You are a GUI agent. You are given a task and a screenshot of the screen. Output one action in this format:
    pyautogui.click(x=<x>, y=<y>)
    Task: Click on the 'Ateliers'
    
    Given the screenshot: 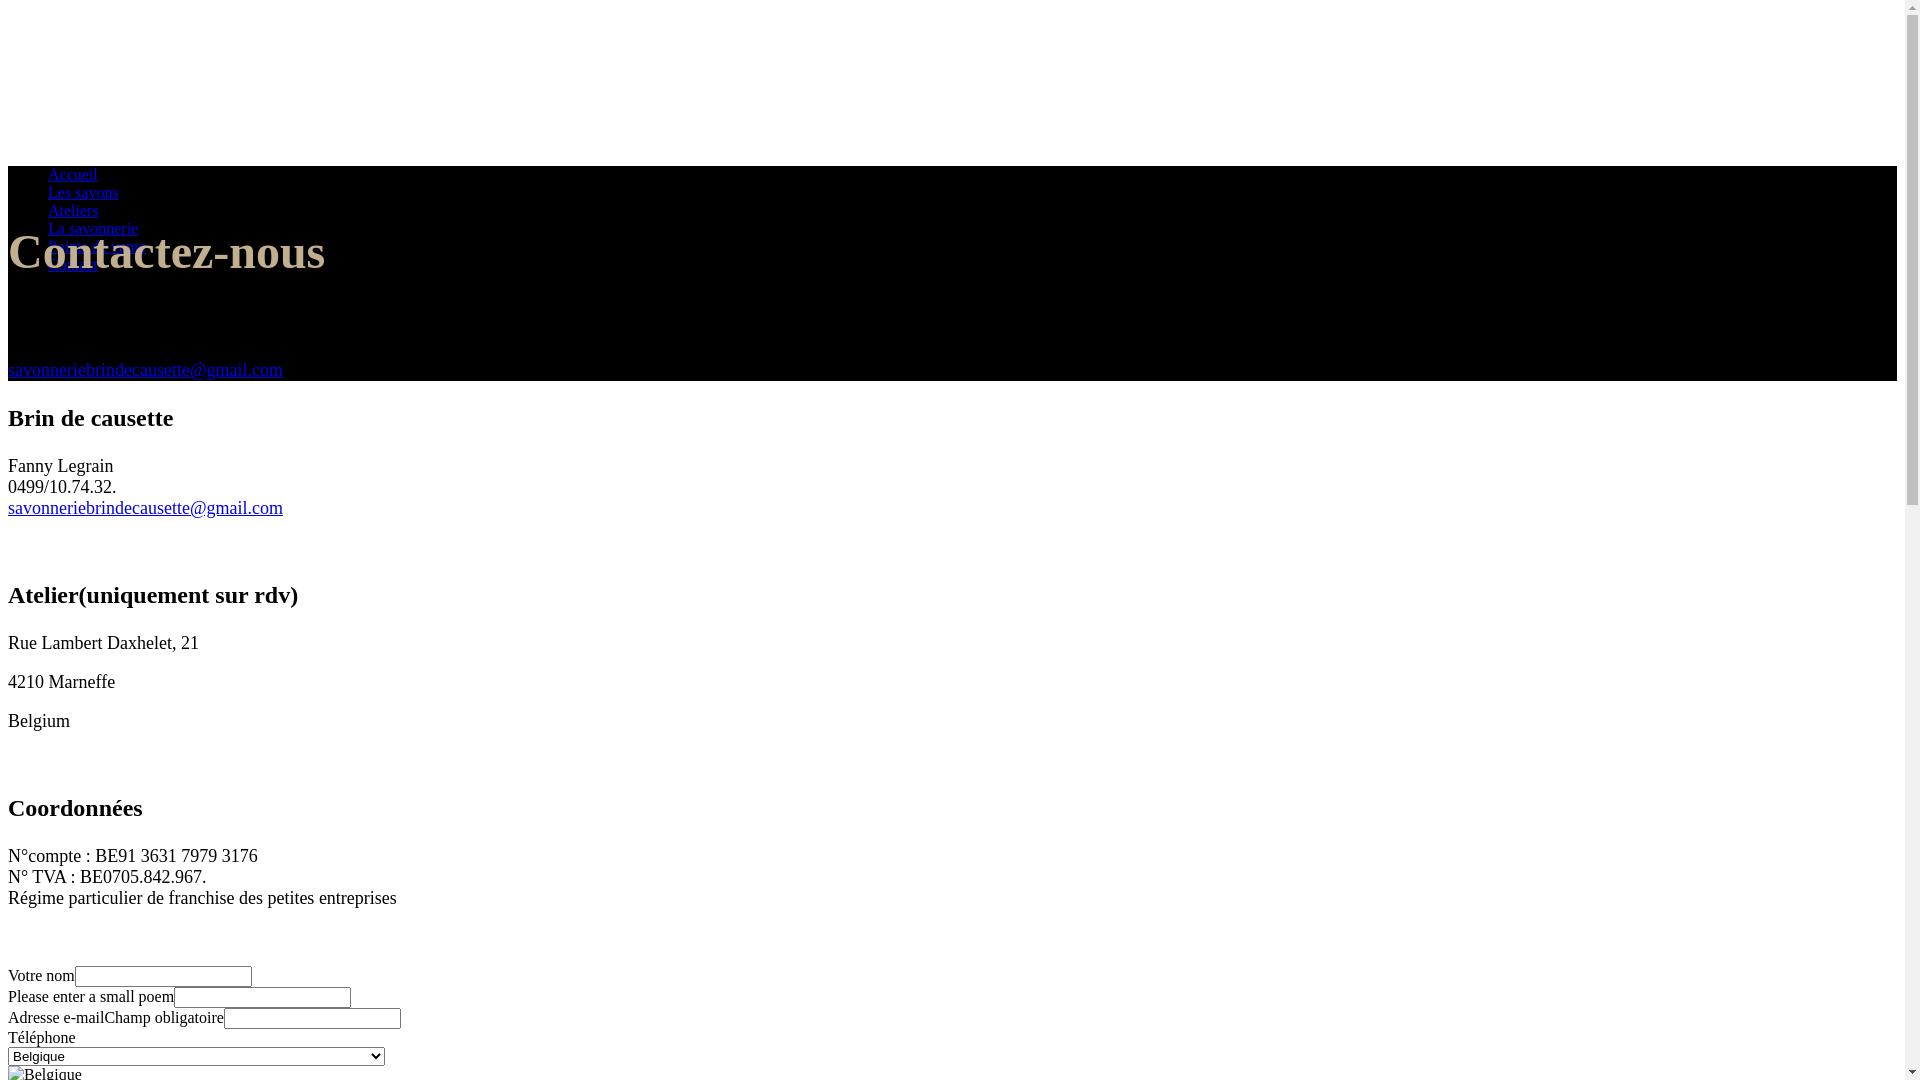 What is the action you would take?
    pyautogui.click(x=73, y=210)
    